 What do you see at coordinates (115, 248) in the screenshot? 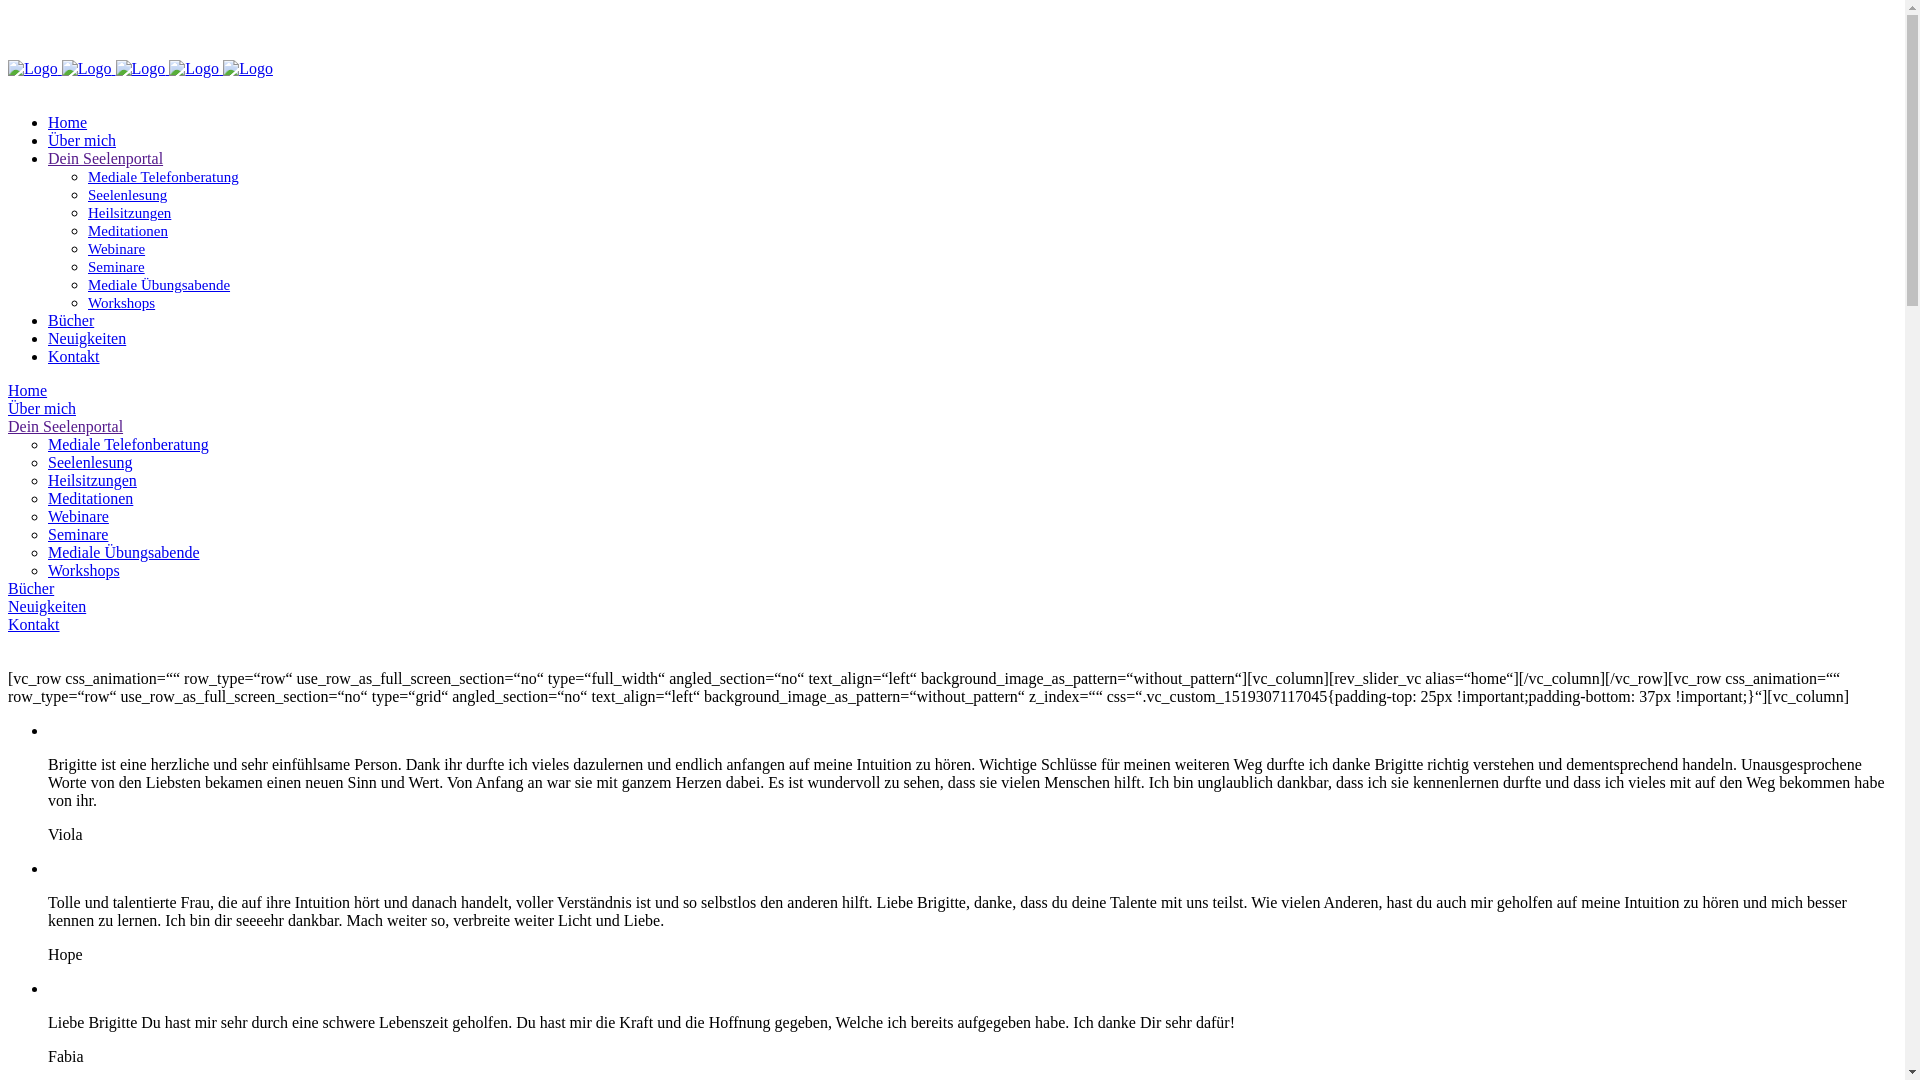
I see `'Webinare'` at bounding box center [115, 248].